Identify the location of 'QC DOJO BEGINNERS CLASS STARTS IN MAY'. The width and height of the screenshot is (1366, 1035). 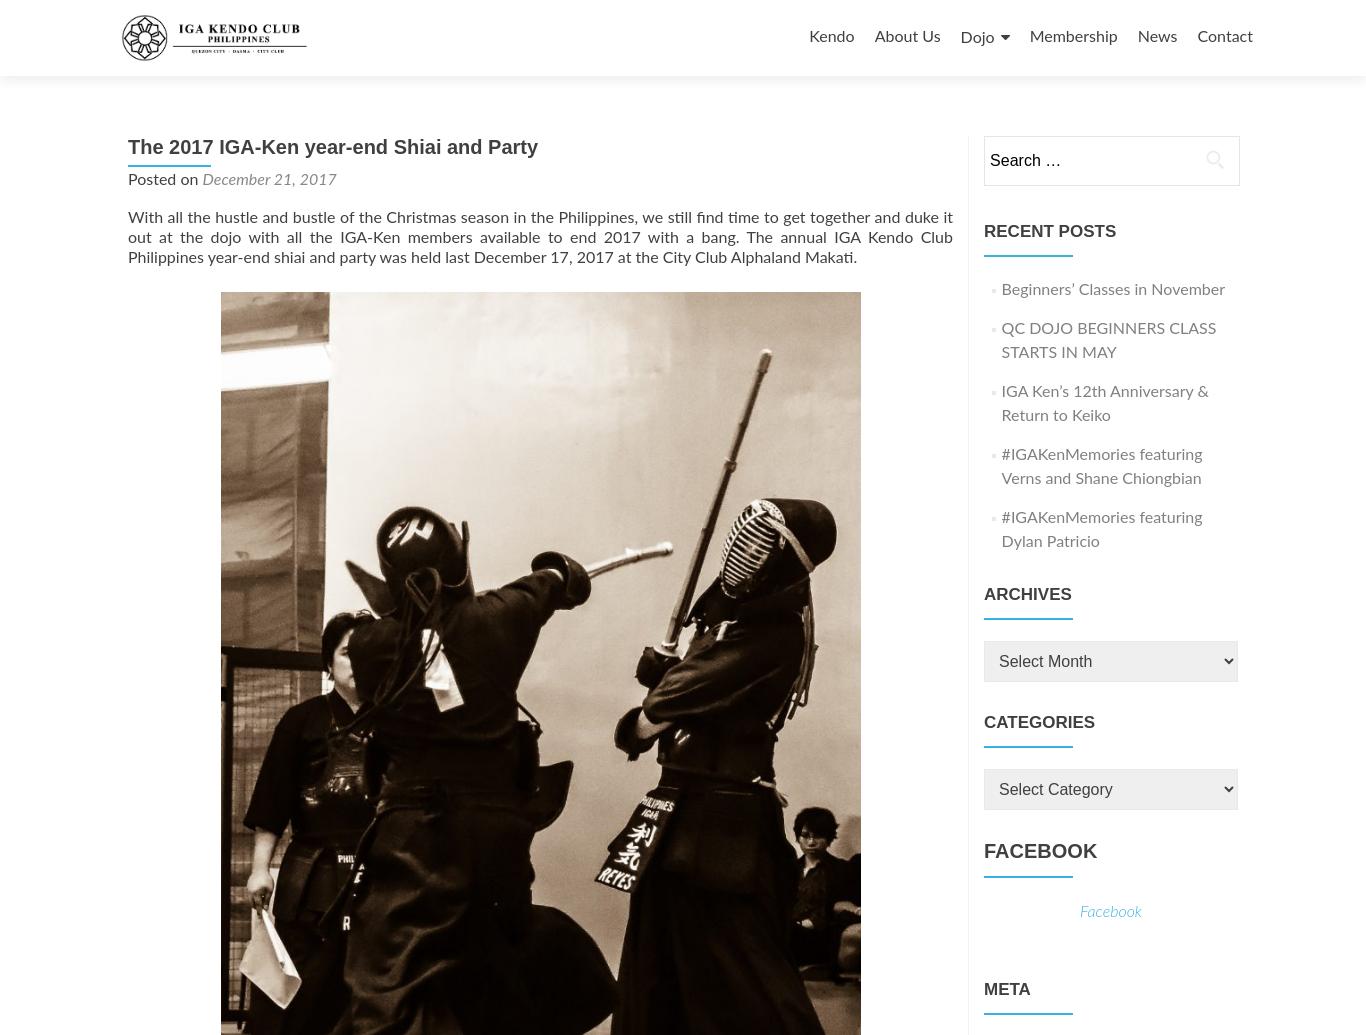
(1001, 341).